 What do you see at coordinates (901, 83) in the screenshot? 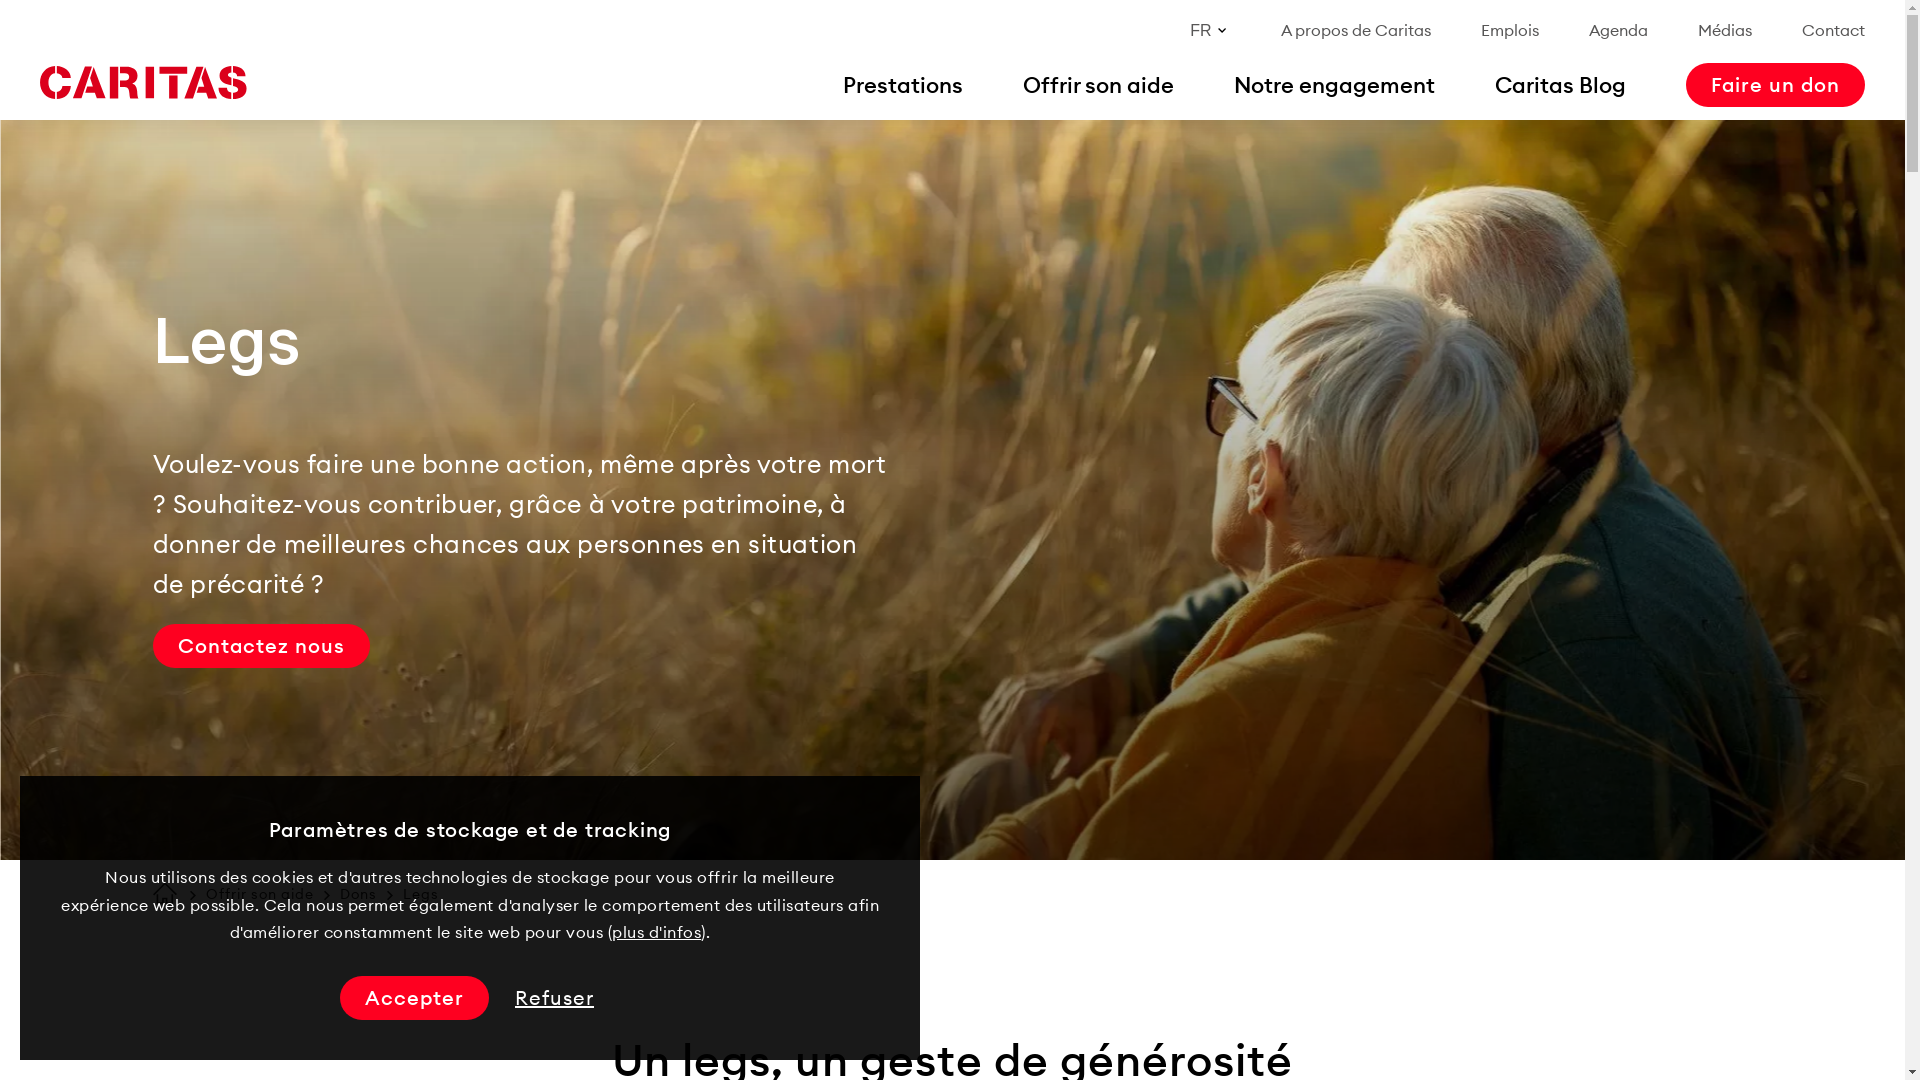
I see `'Prestations'` at bounding box center [901, 83].